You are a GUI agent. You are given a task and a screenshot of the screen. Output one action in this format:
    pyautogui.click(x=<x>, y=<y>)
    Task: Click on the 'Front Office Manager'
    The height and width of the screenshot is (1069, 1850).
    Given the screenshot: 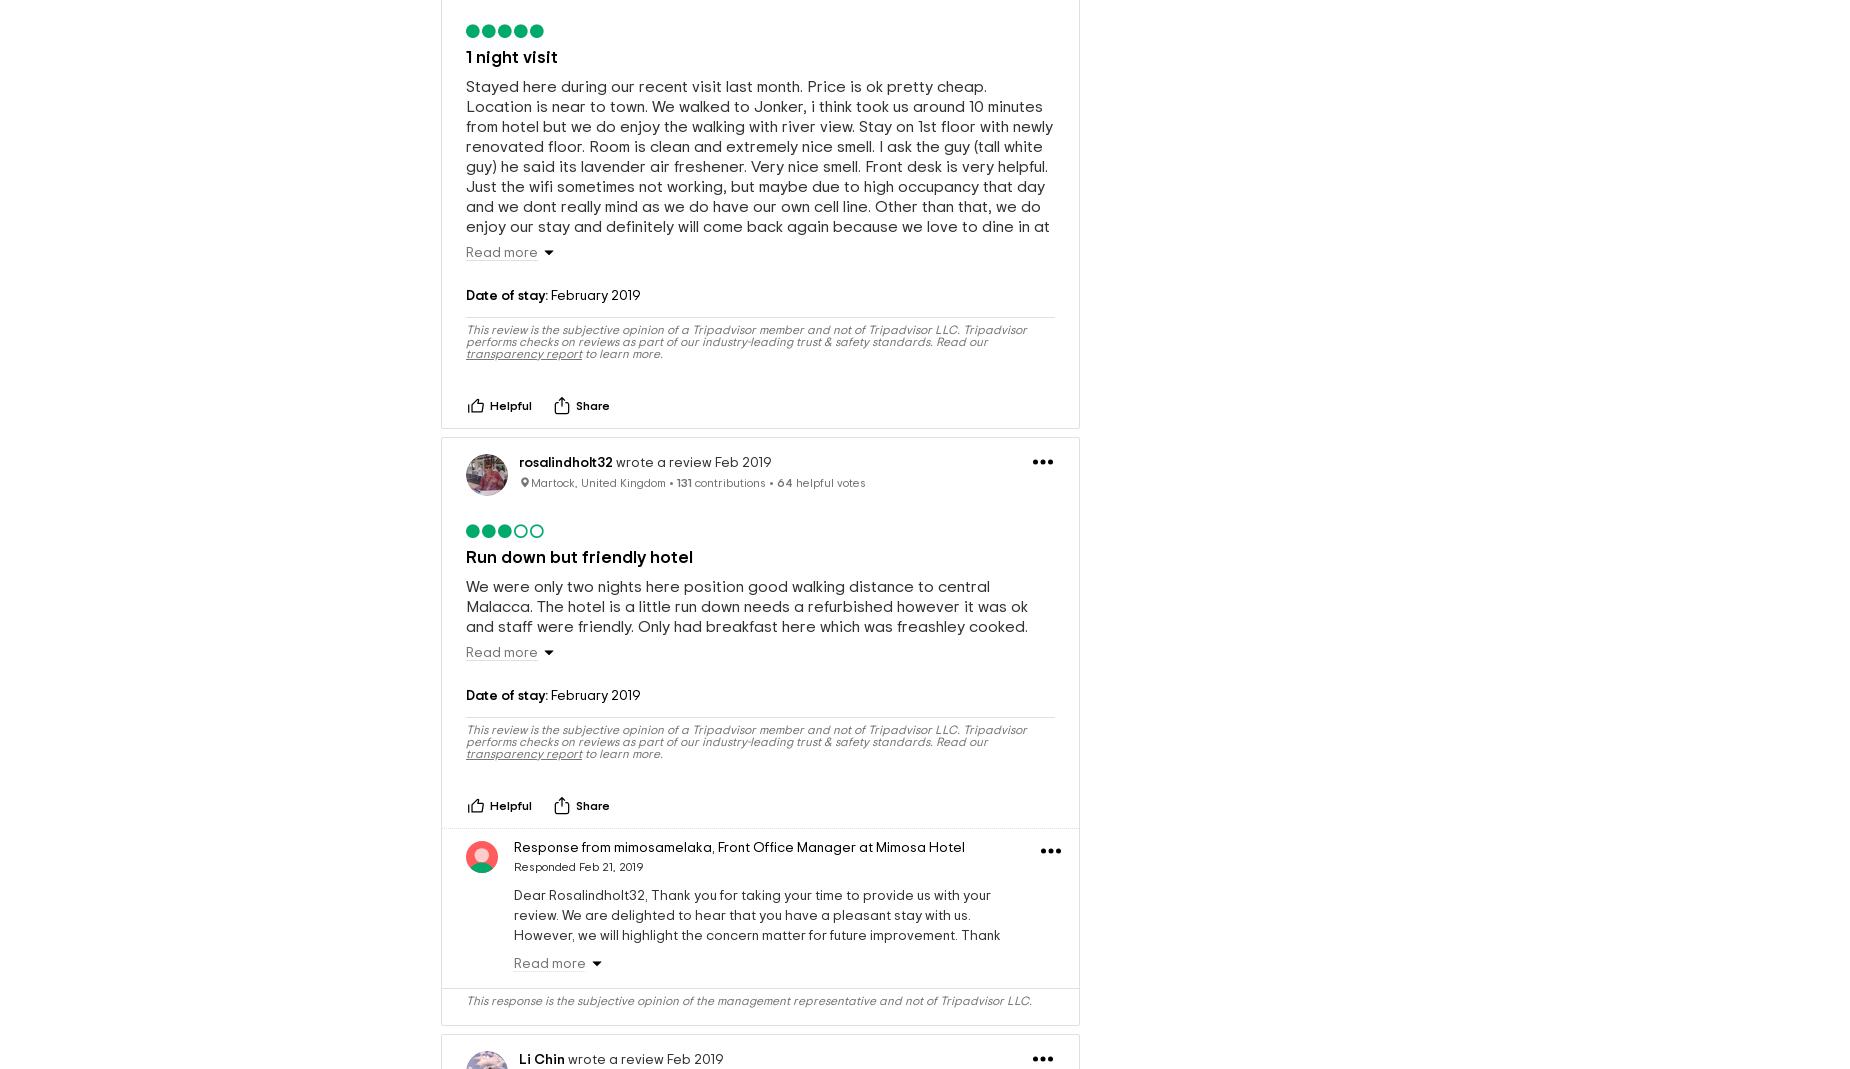 What is the action you would take?
    pyautogui.click(x=786, y=846)
    